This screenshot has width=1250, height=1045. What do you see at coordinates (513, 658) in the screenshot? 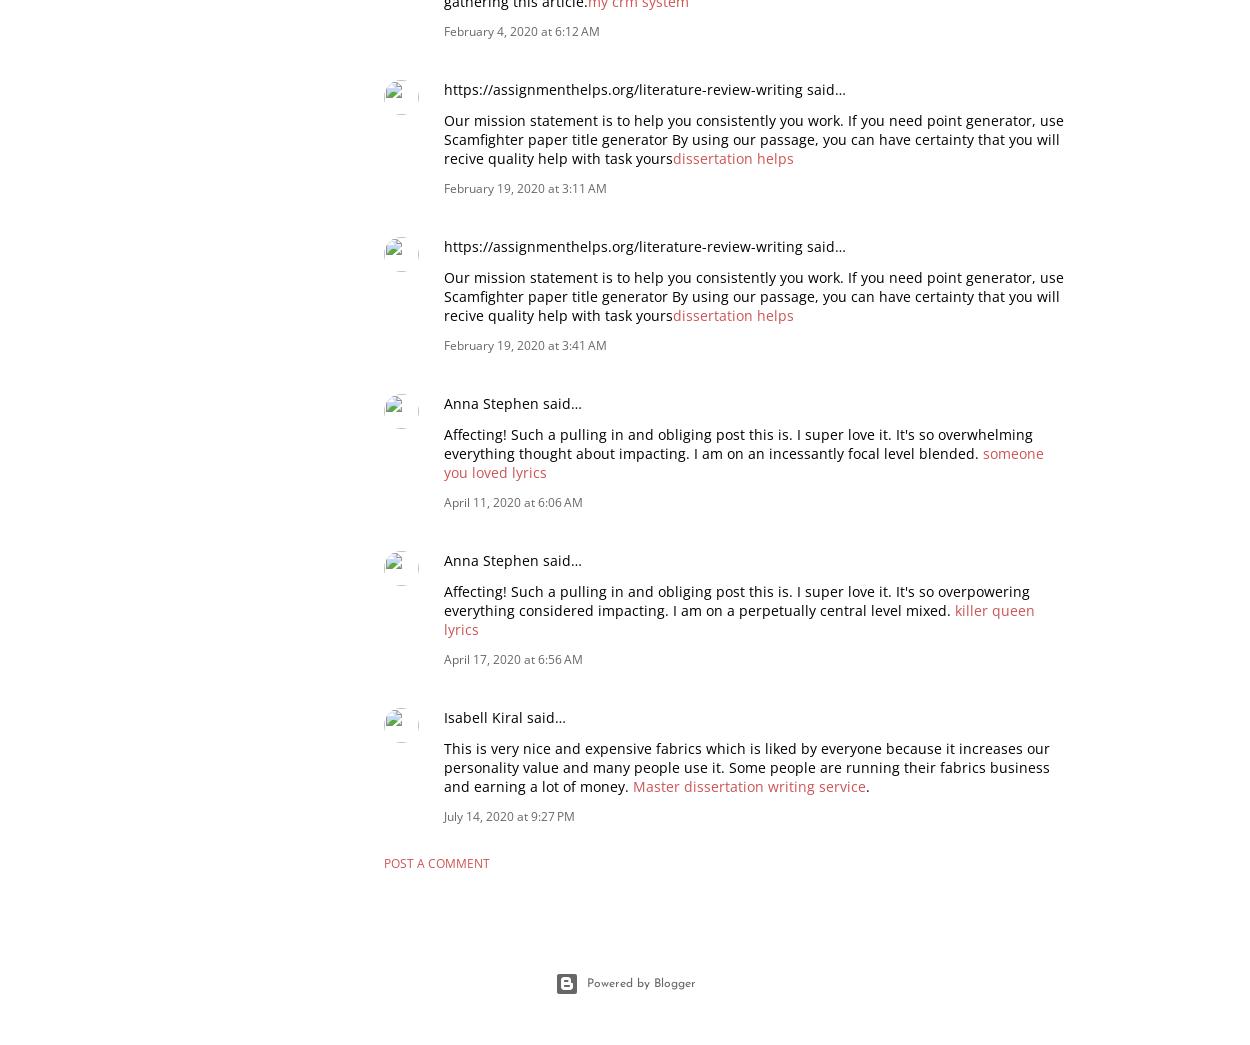
I see `'April 17, 2020 at 6:56 AM'` at bounding box center [513, 658].